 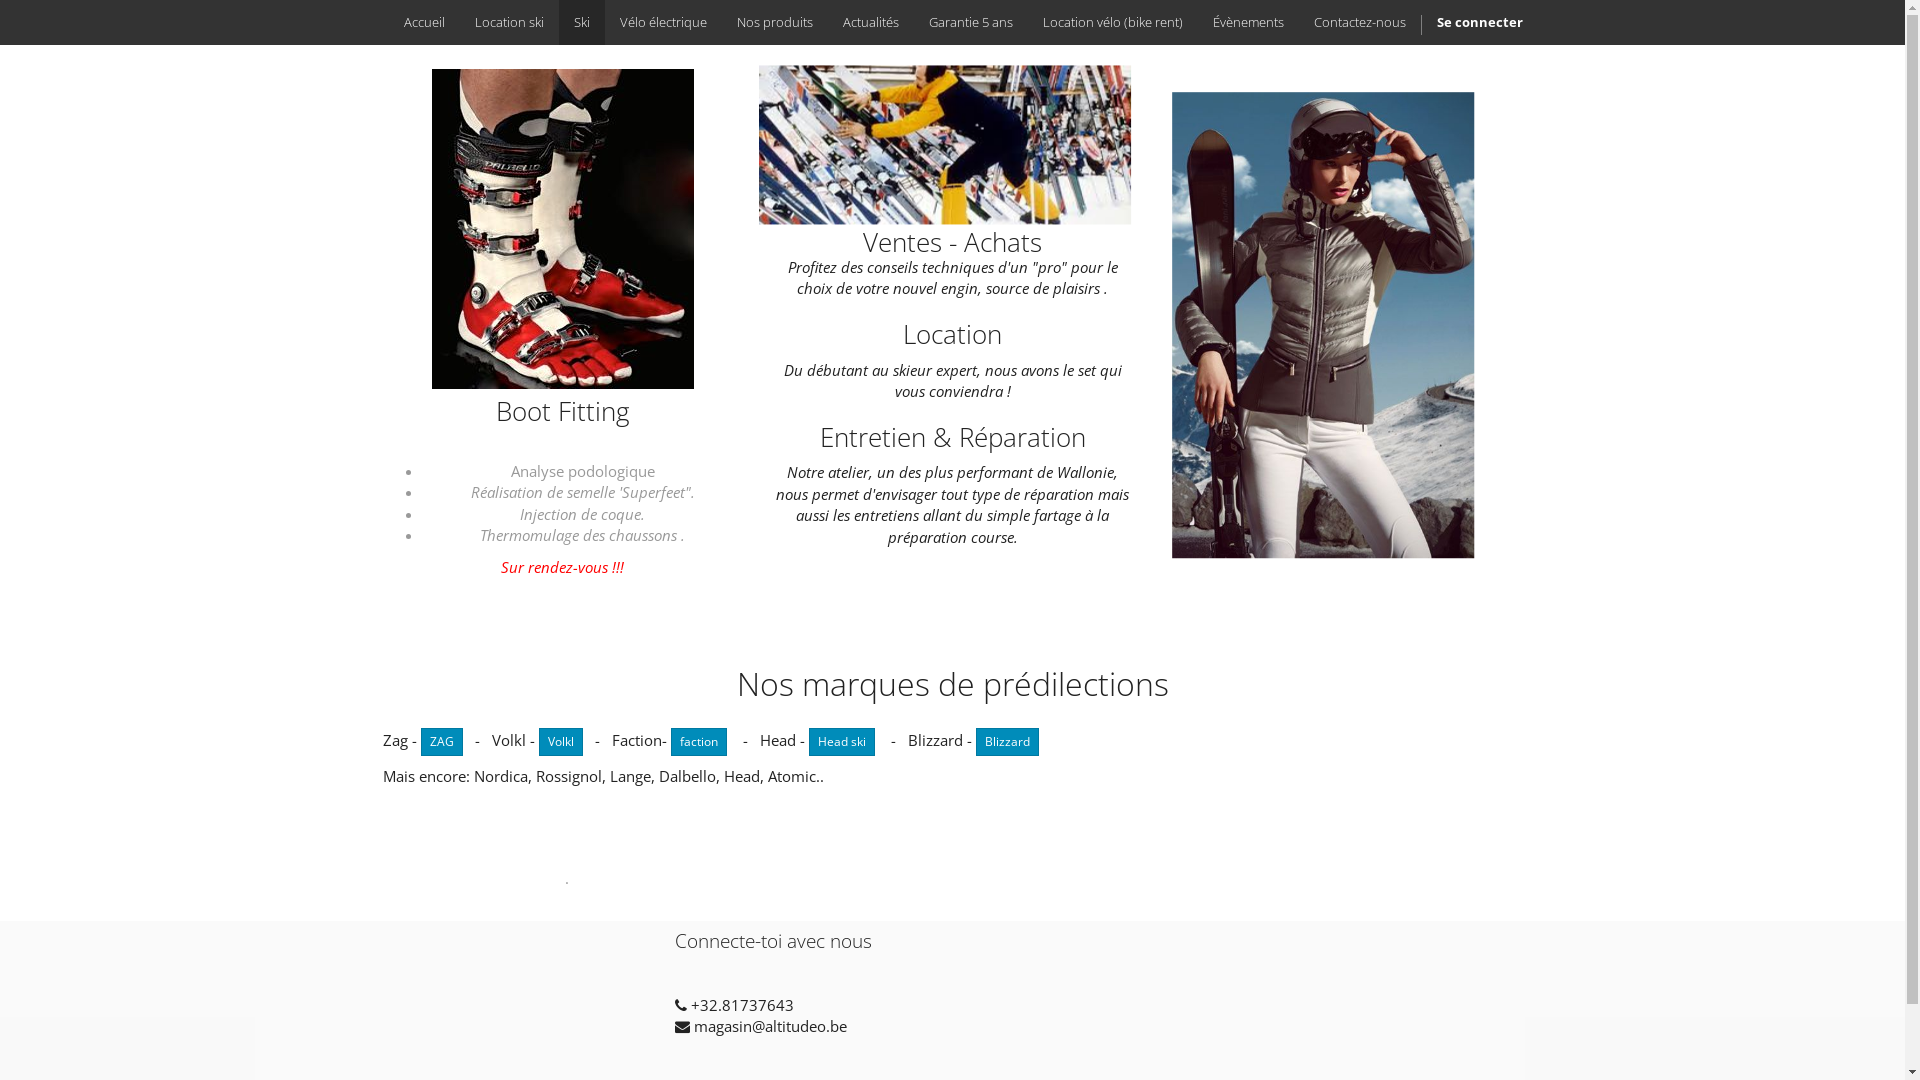 I want to click on 'Volkl', so click(x=537, y=741).